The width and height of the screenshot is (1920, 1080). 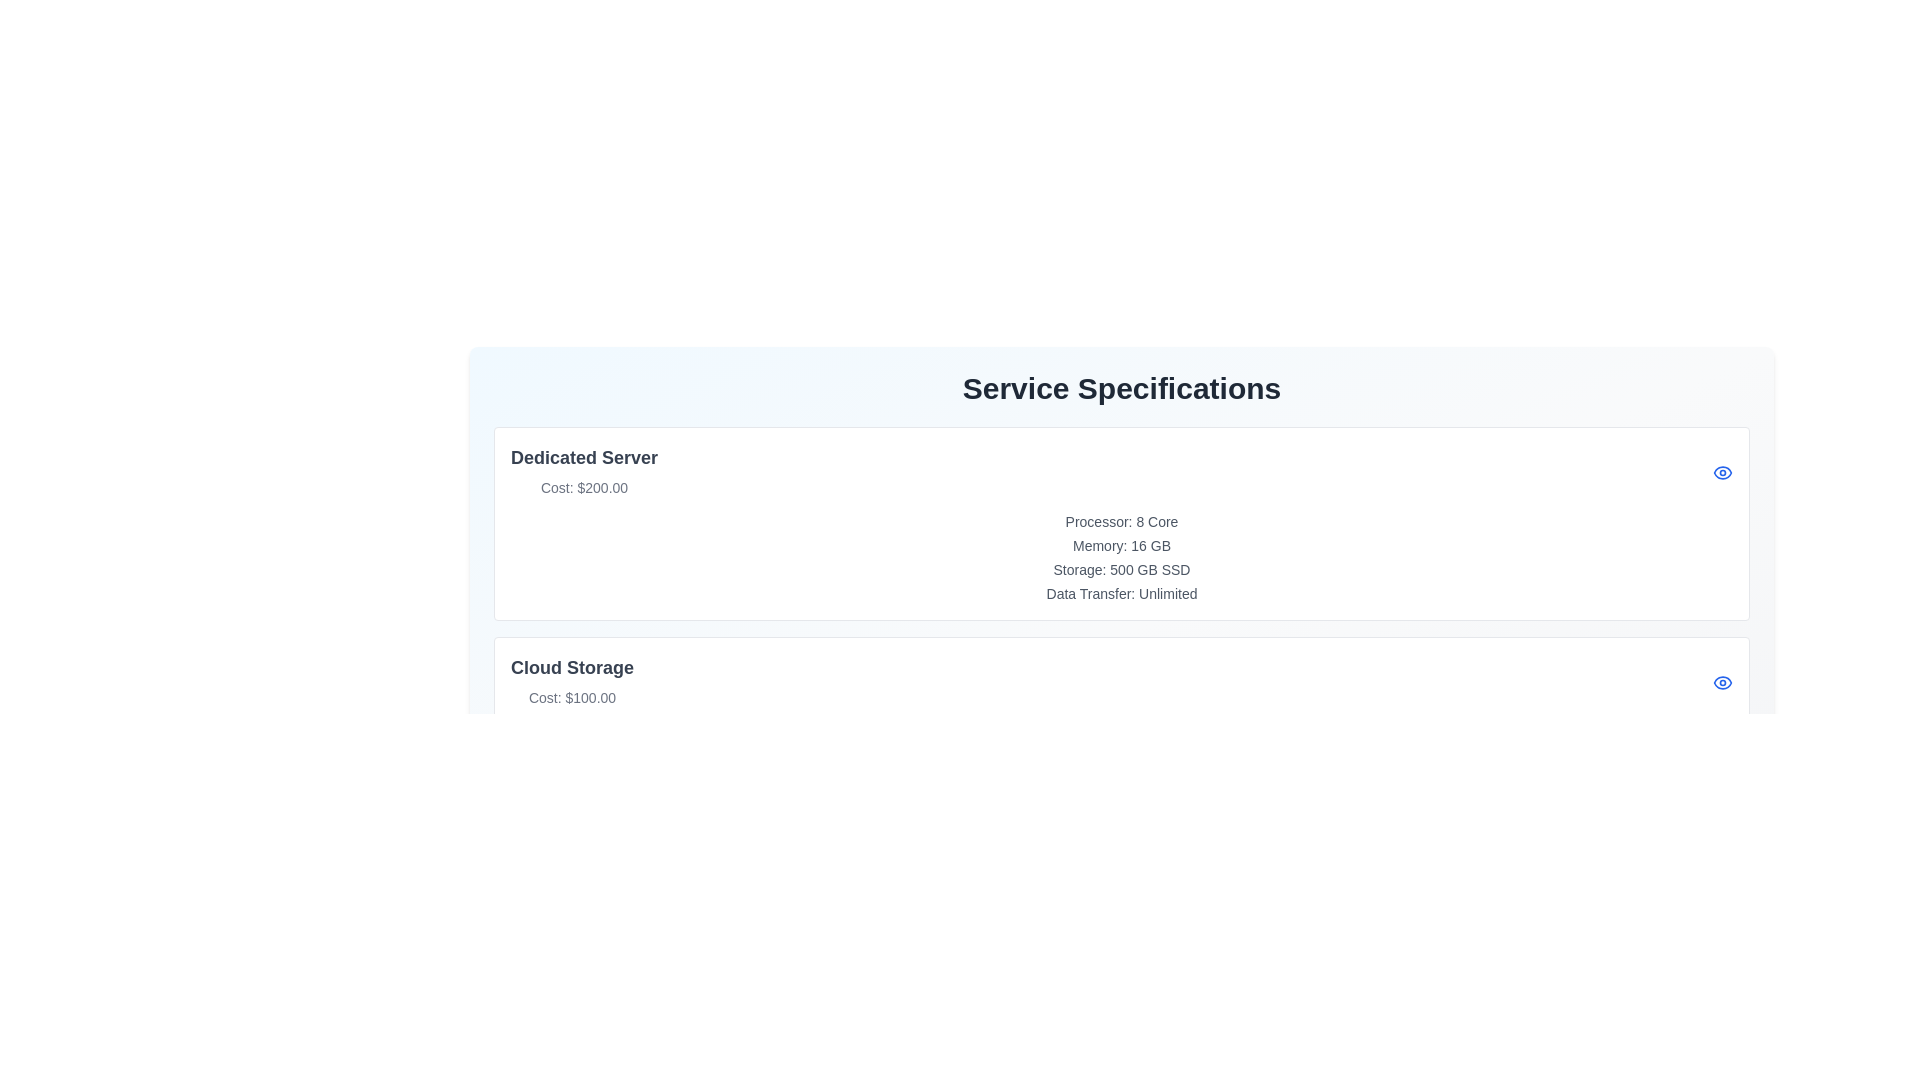 What do you see at coordinates (1122, 520) in the screenshot?
I see `the processor specification label that informs the user about the dedicated server package's processor details` at bounding box center [1122, 520].